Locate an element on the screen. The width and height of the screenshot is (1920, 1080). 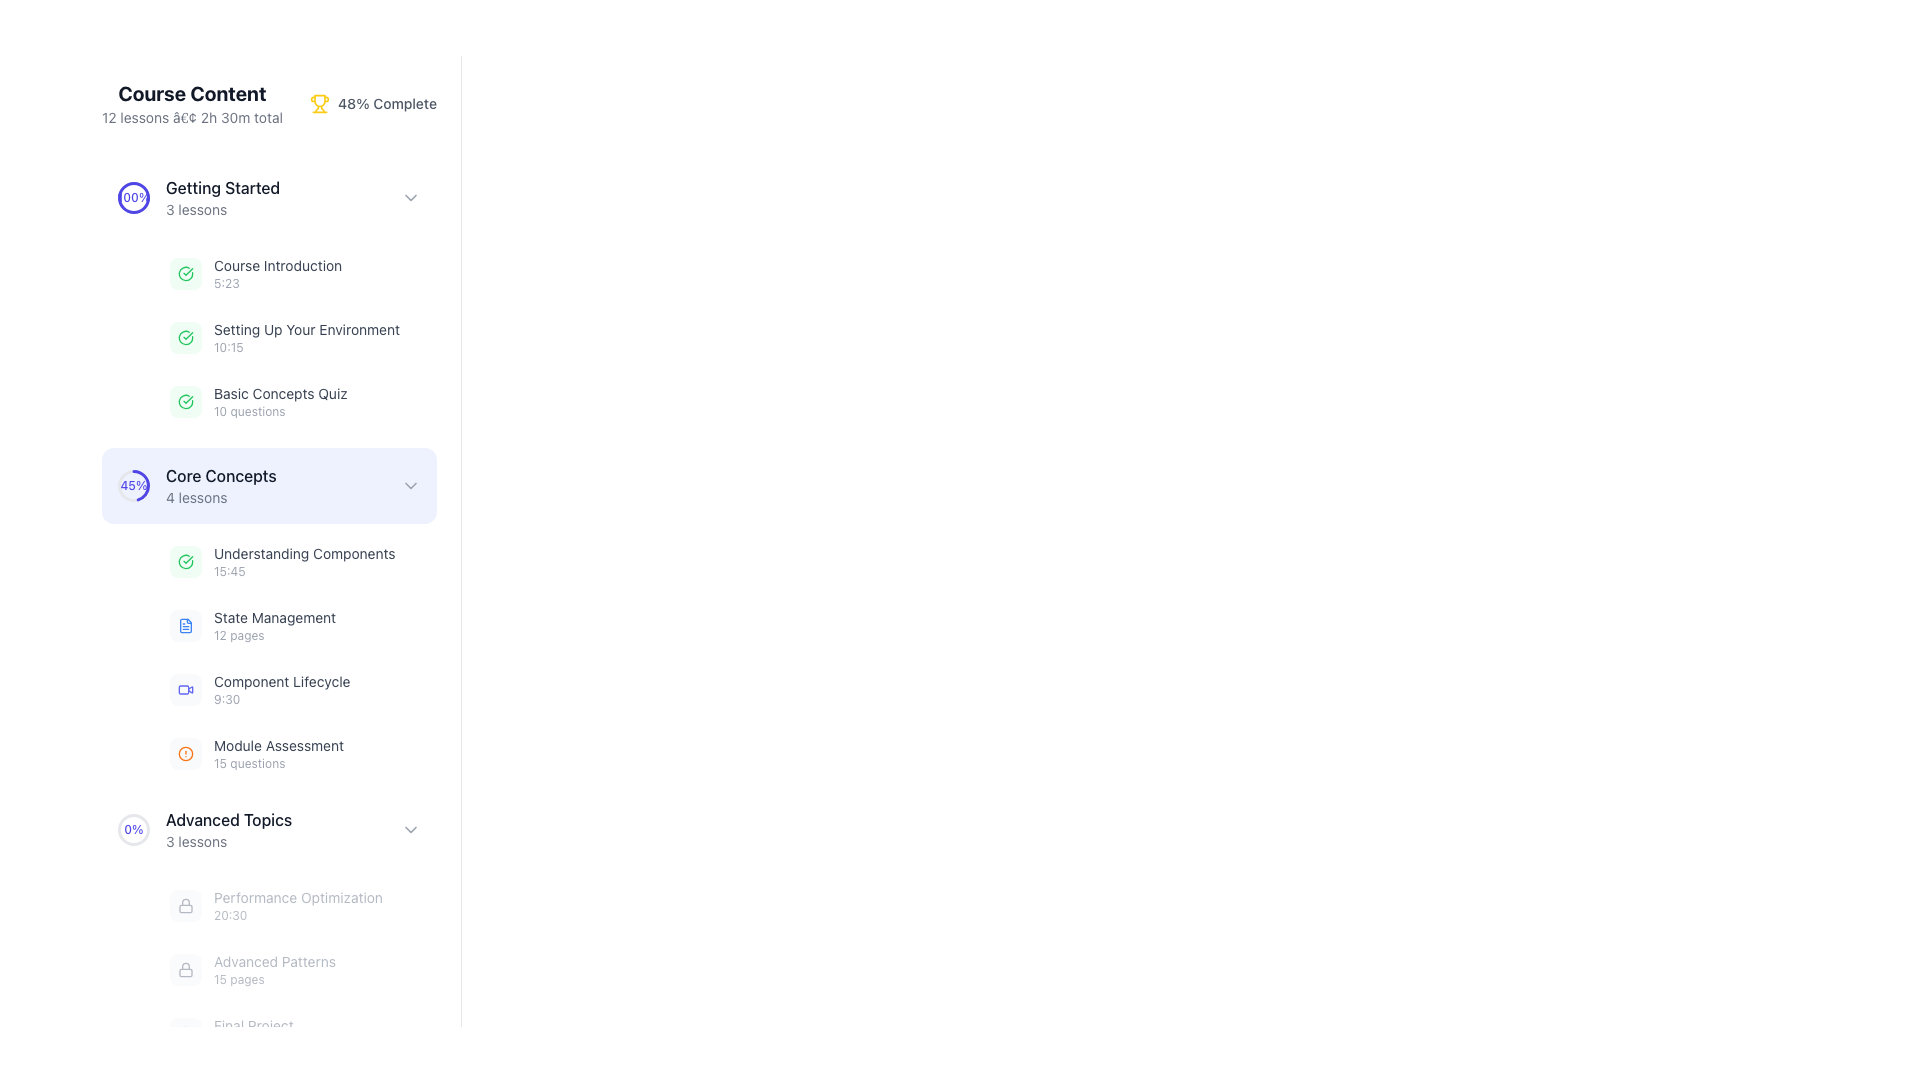
the 'State Management' card within the 'Core Concepts' section is located at coordinates (296, 624).